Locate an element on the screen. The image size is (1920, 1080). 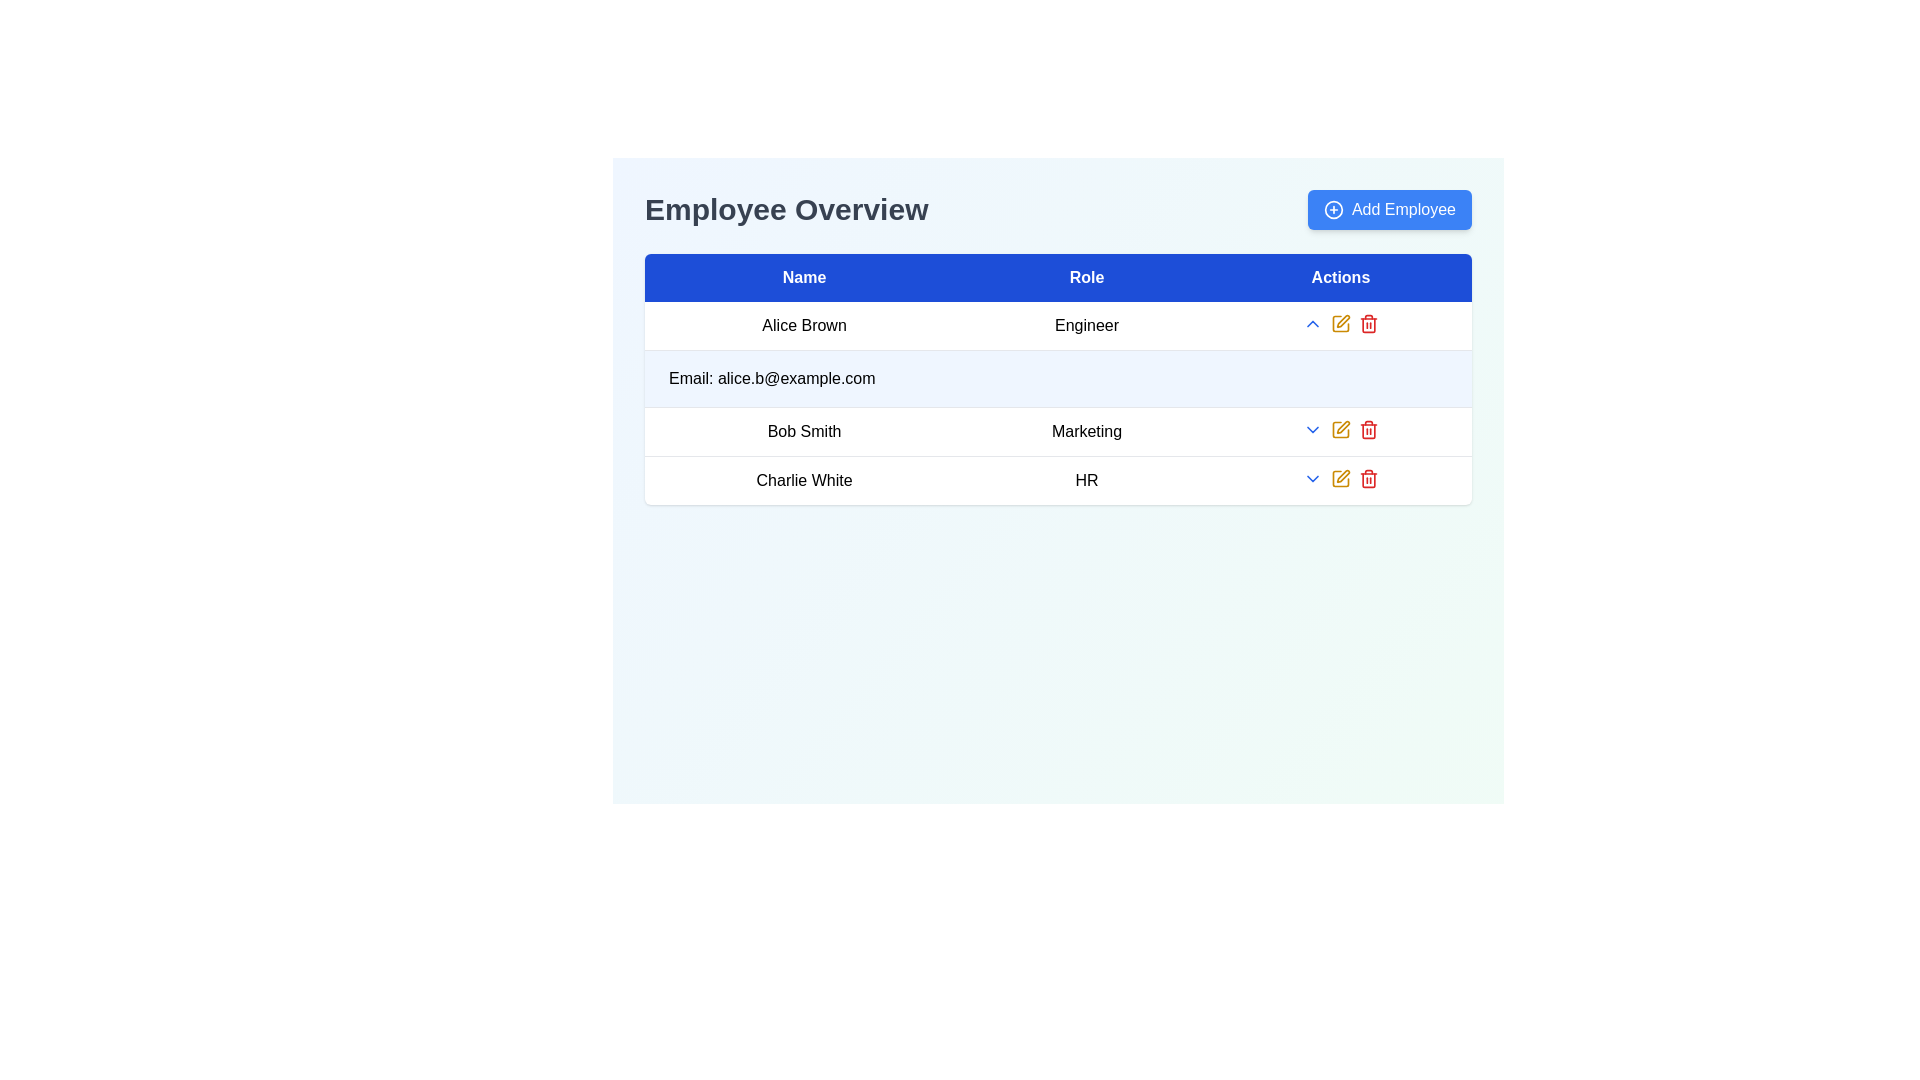
the circular vector graphics component with a thin outline that is part of the 'Add Employee' button located in the top-right section of the interface is located at coordinates (1334, 209).